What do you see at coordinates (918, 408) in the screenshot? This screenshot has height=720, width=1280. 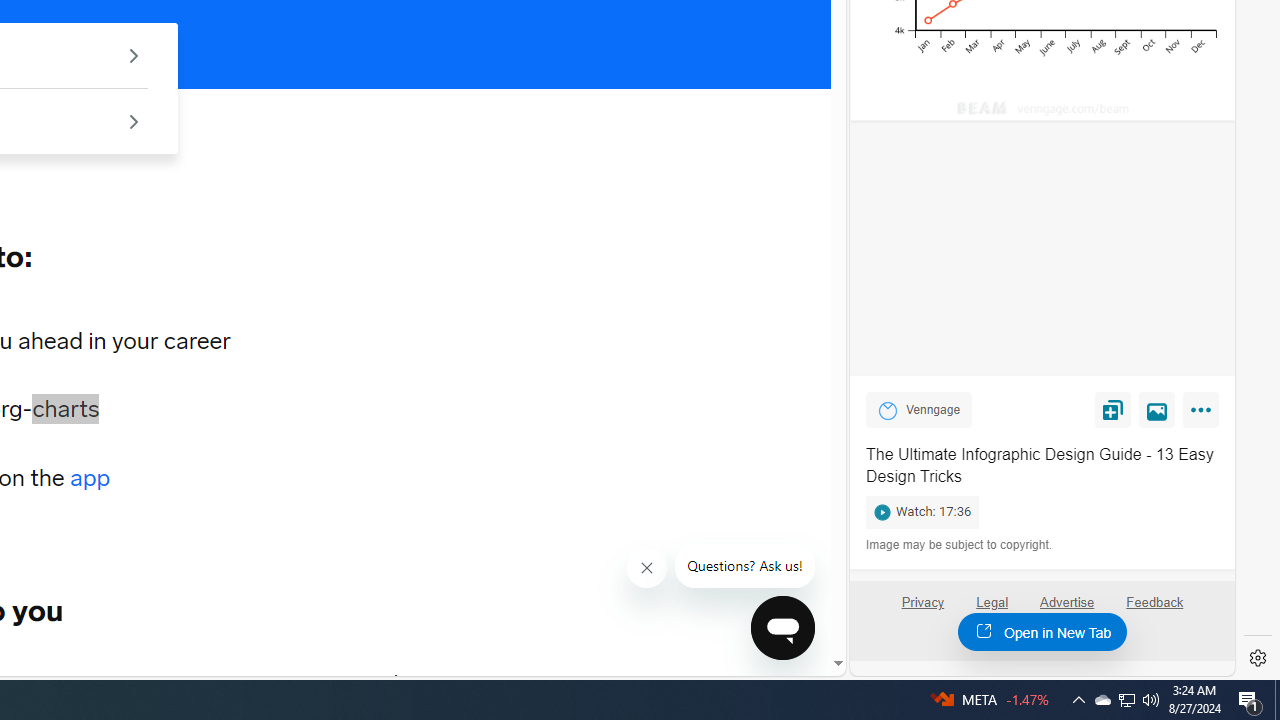 I see `'Venngage Venngage'` at bounding box center [918, 408].